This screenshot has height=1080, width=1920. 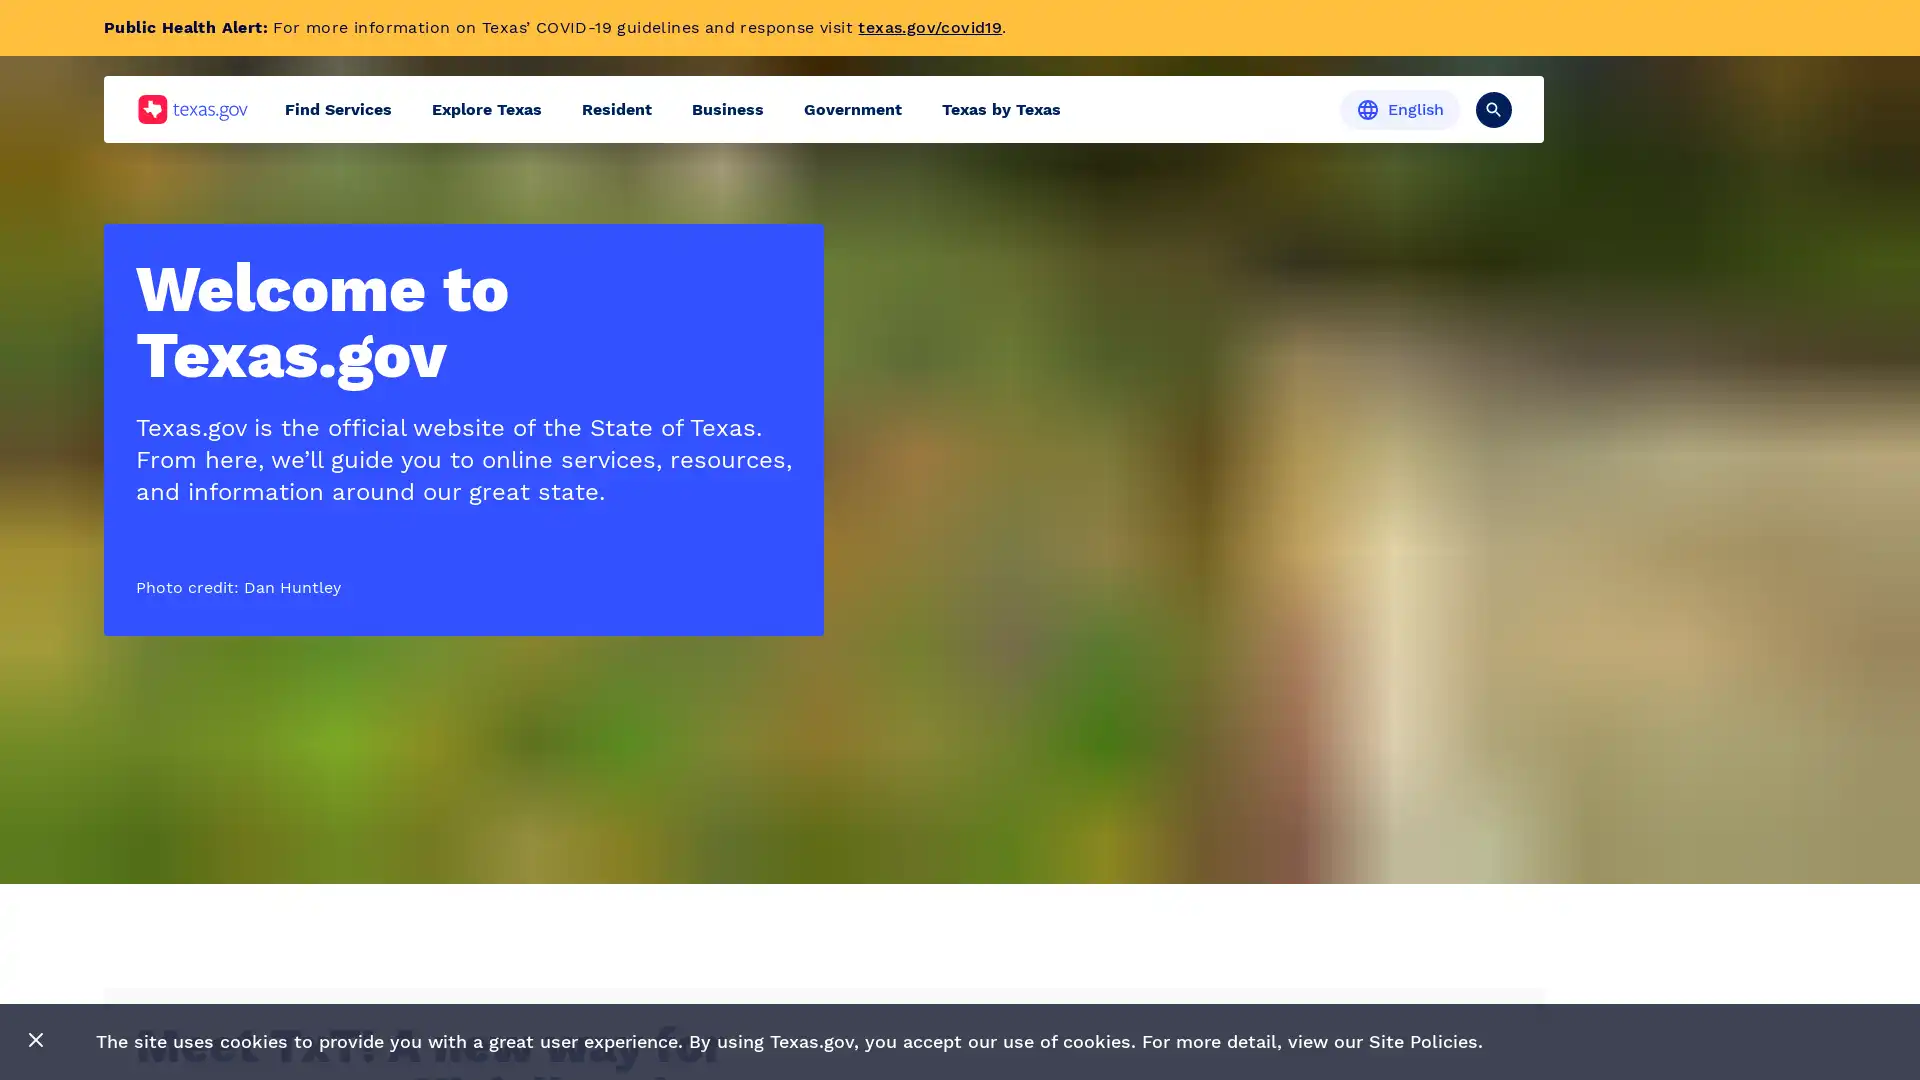 What do you see at coordinates (36, 1040) in the screenshot?
I see `Close` at bounding box center [36, 1040].